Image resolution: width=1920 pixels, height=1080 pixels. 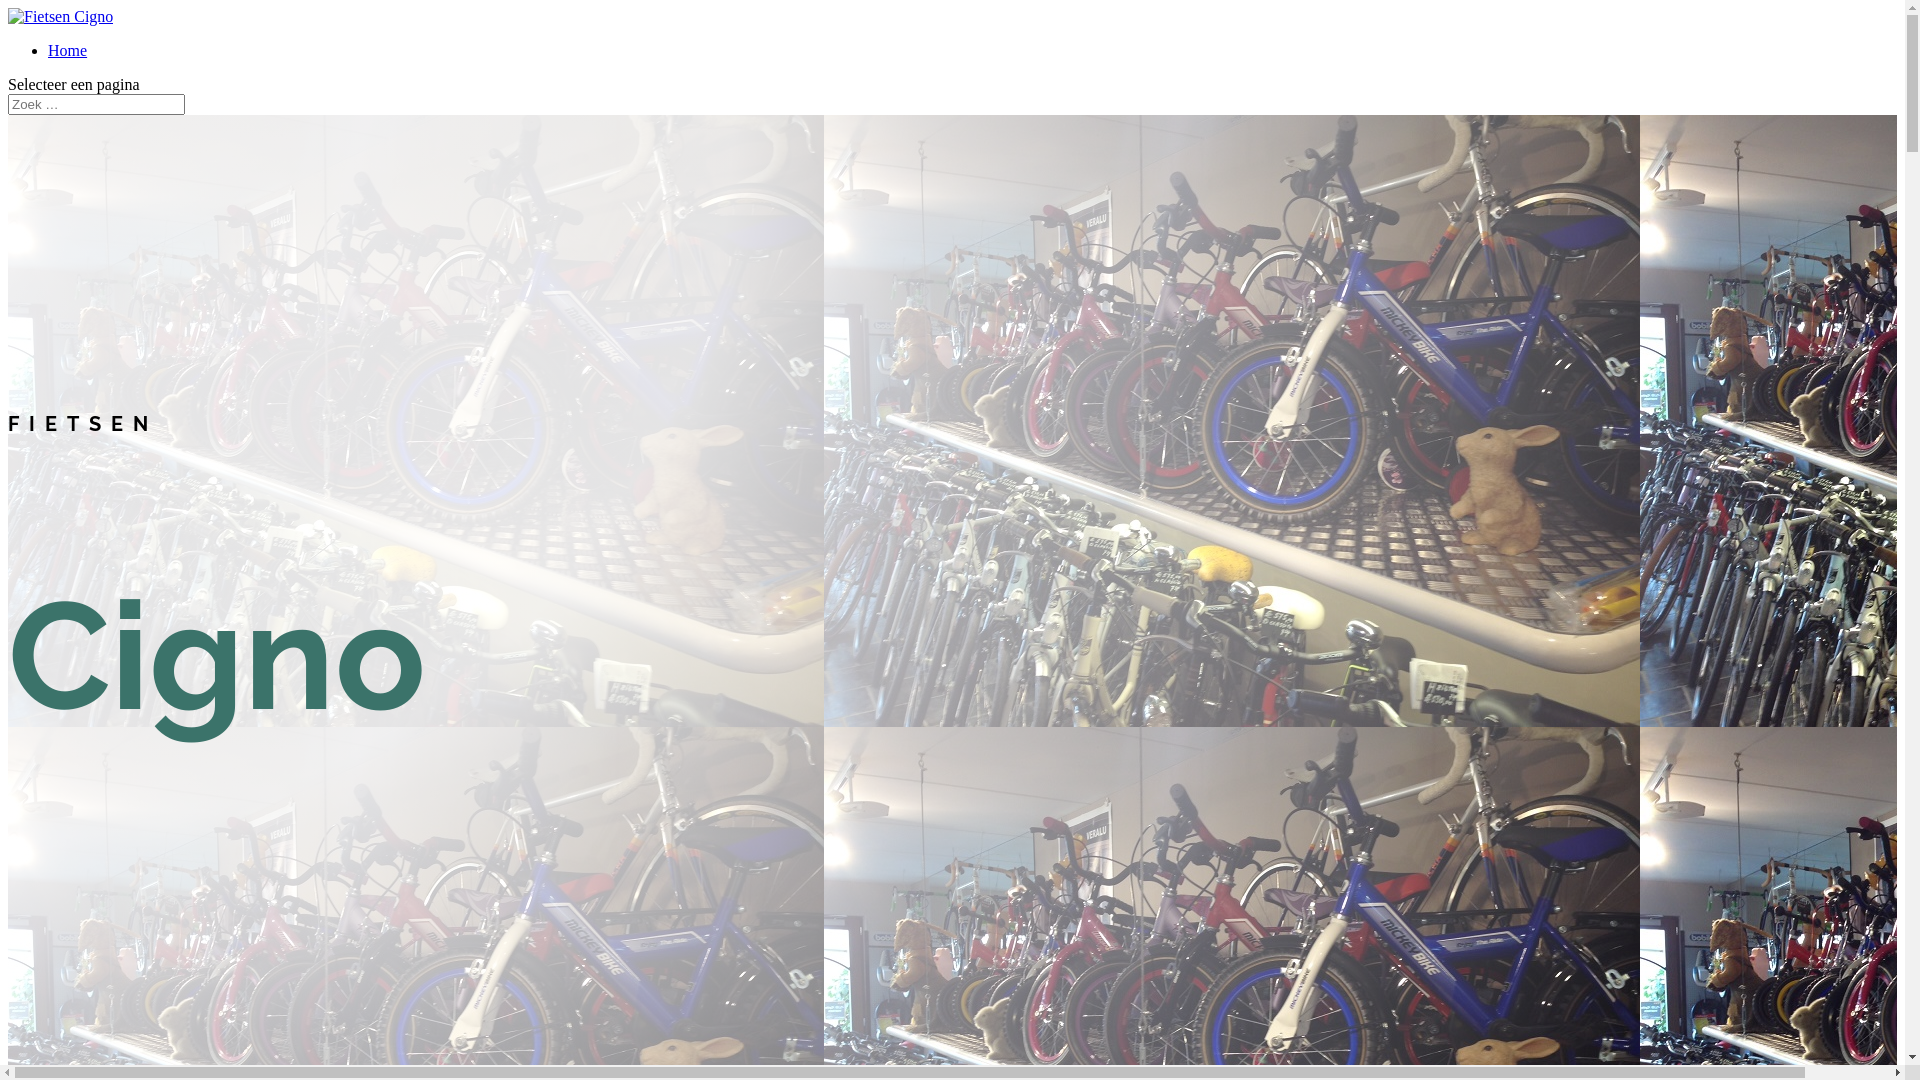 I want to click on 'Zoek naar:', so click(x=95, y=104).